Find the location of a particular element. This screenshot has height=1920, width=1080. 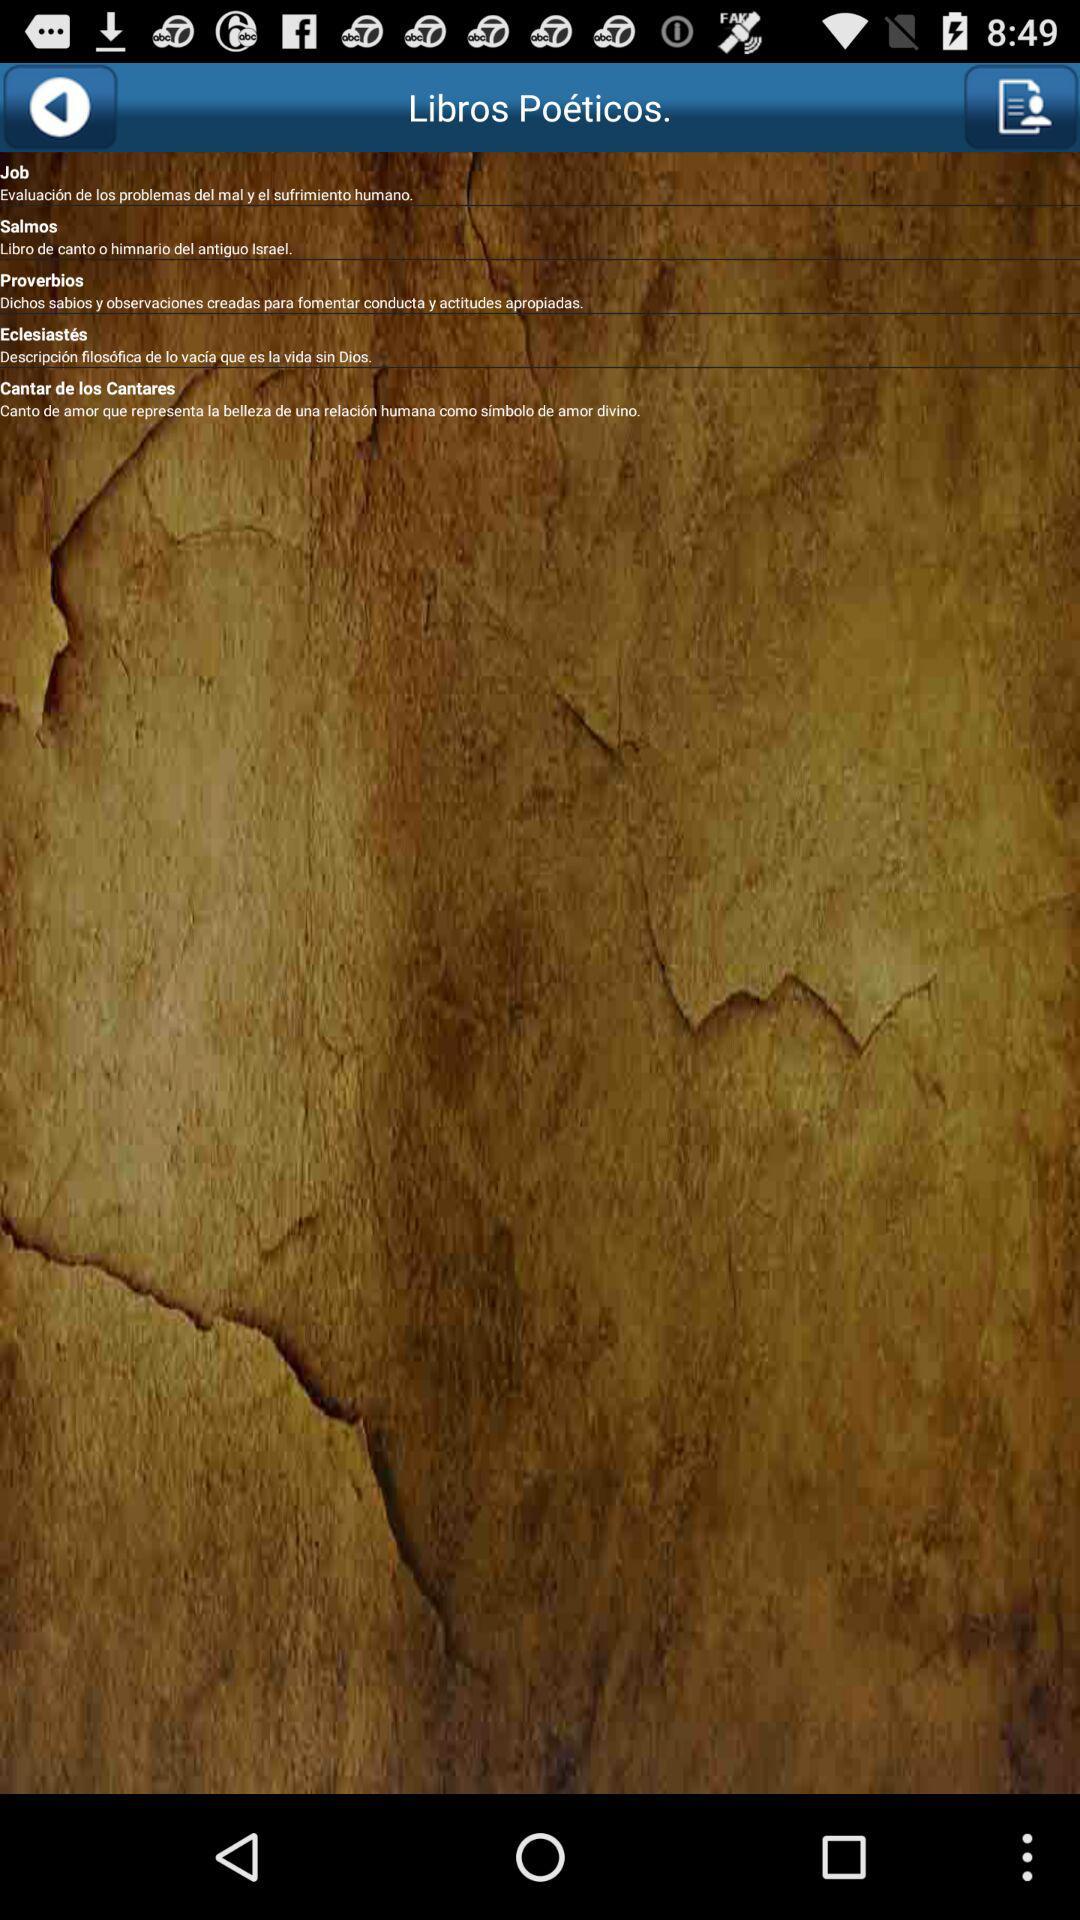

the salmos icon is located at coordinates (540, 221).